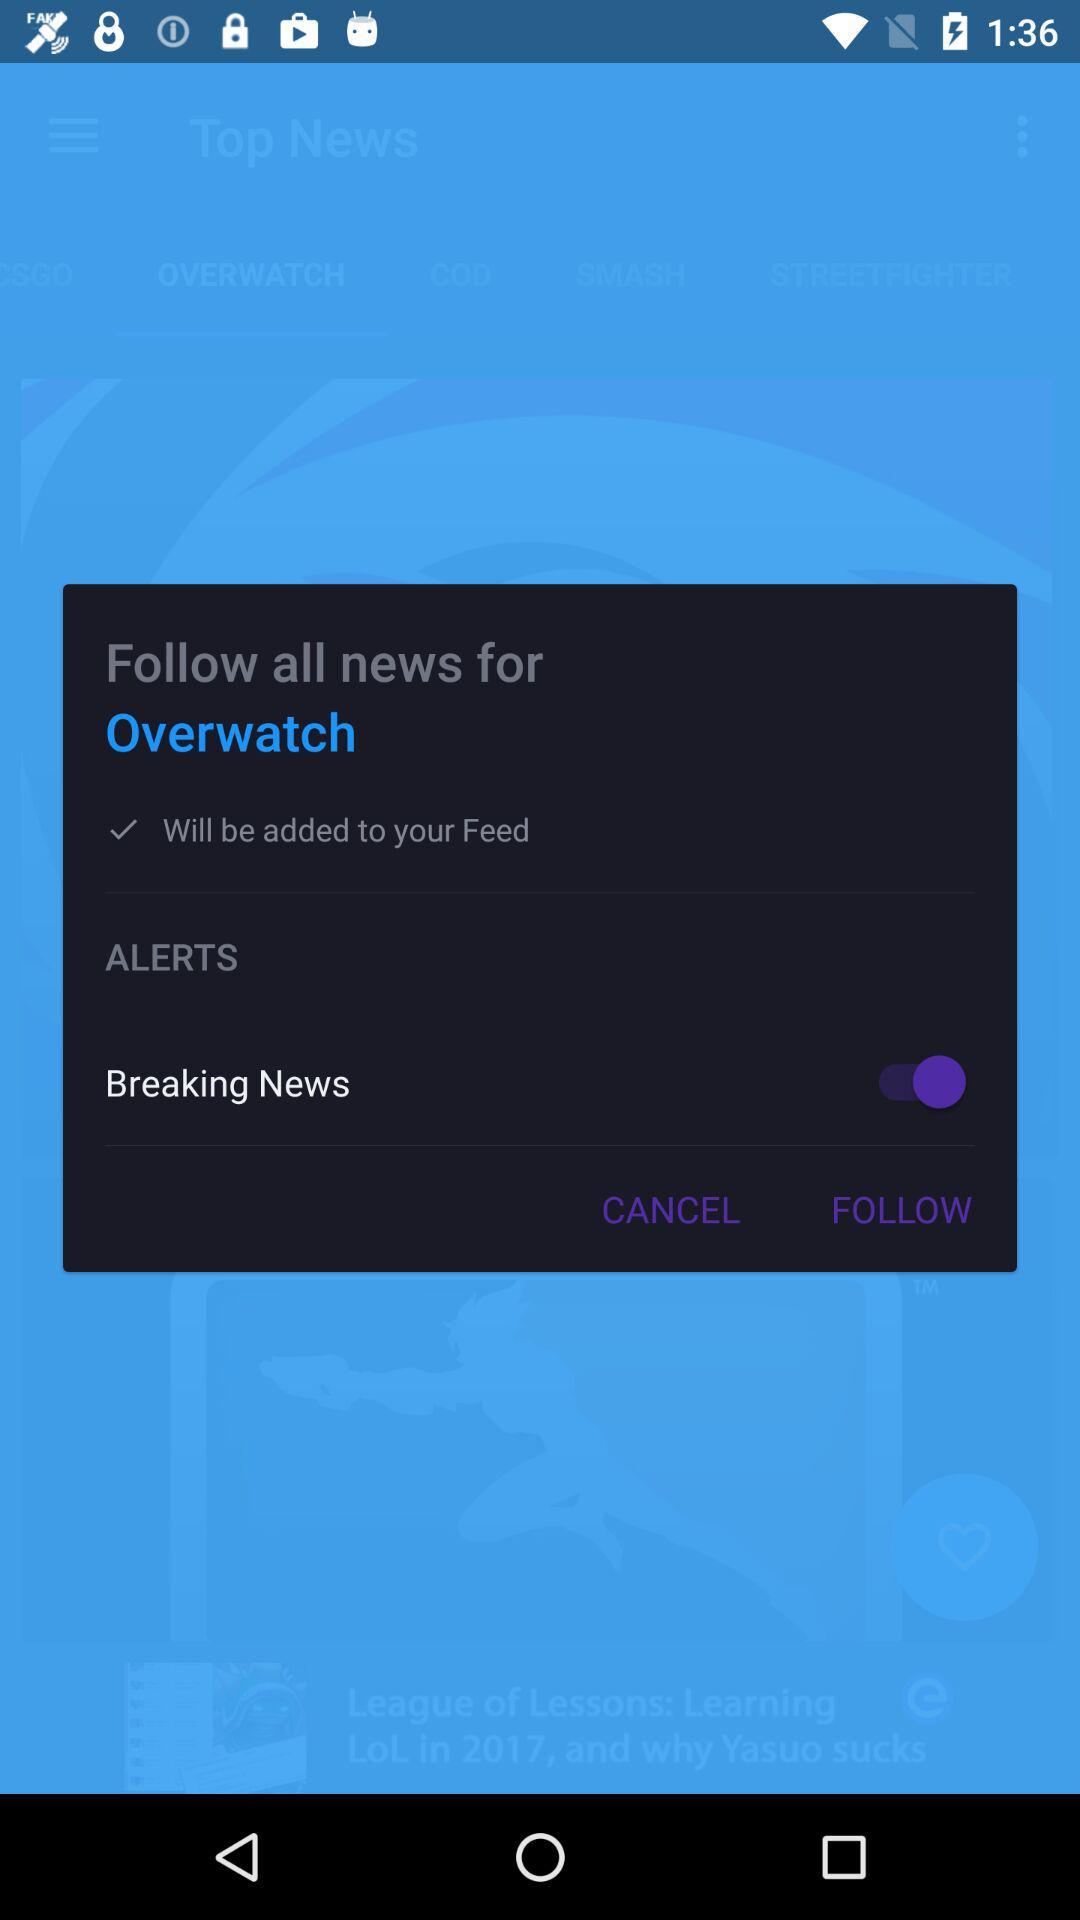 This screenshot has height=1920, width=1080. Describe the element at coordinates (670, 1208) in the screenshot. I see `the cancel item` at that location.